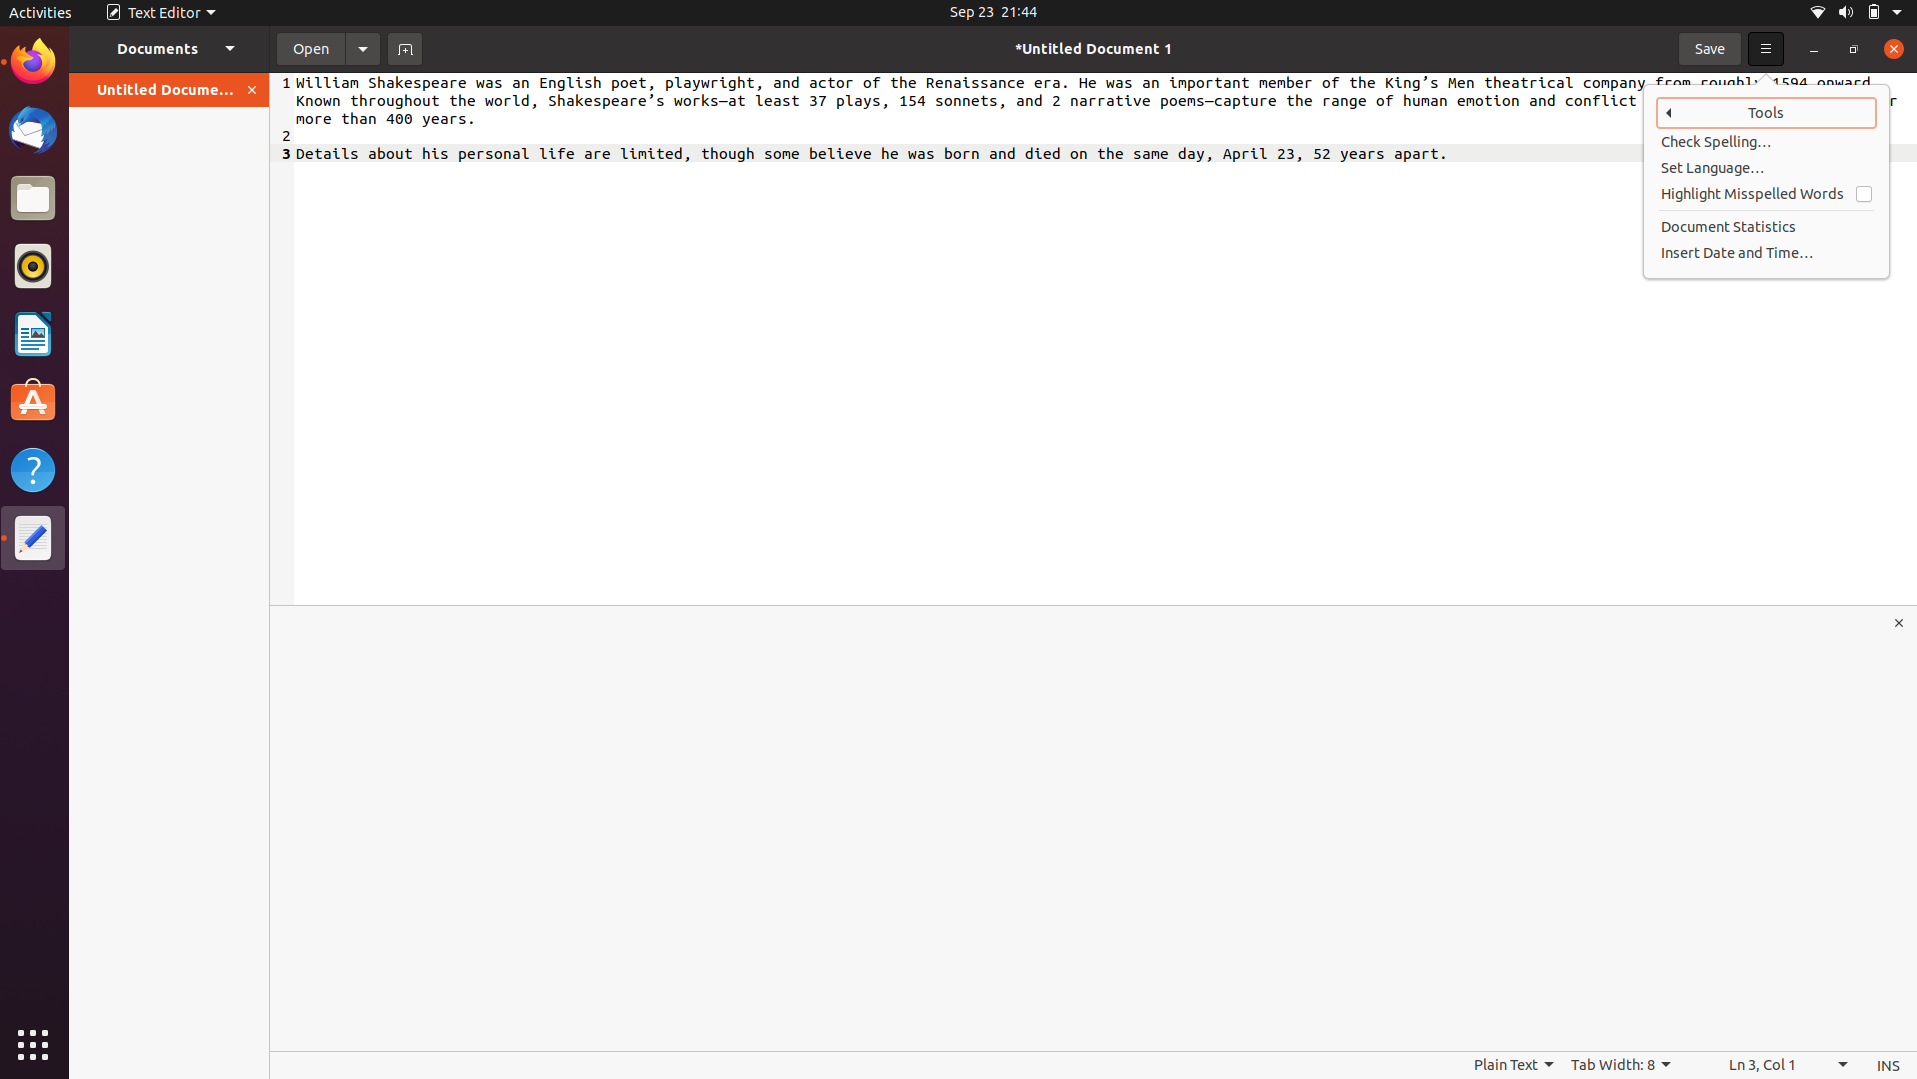 Image resolution: width=1917 pixels, height=1079 pixels. What do you see at coordinates (1512, 1065) in the screenshot?
I see `Transform the document format to HTML` at bounding box center [1512, 1065].